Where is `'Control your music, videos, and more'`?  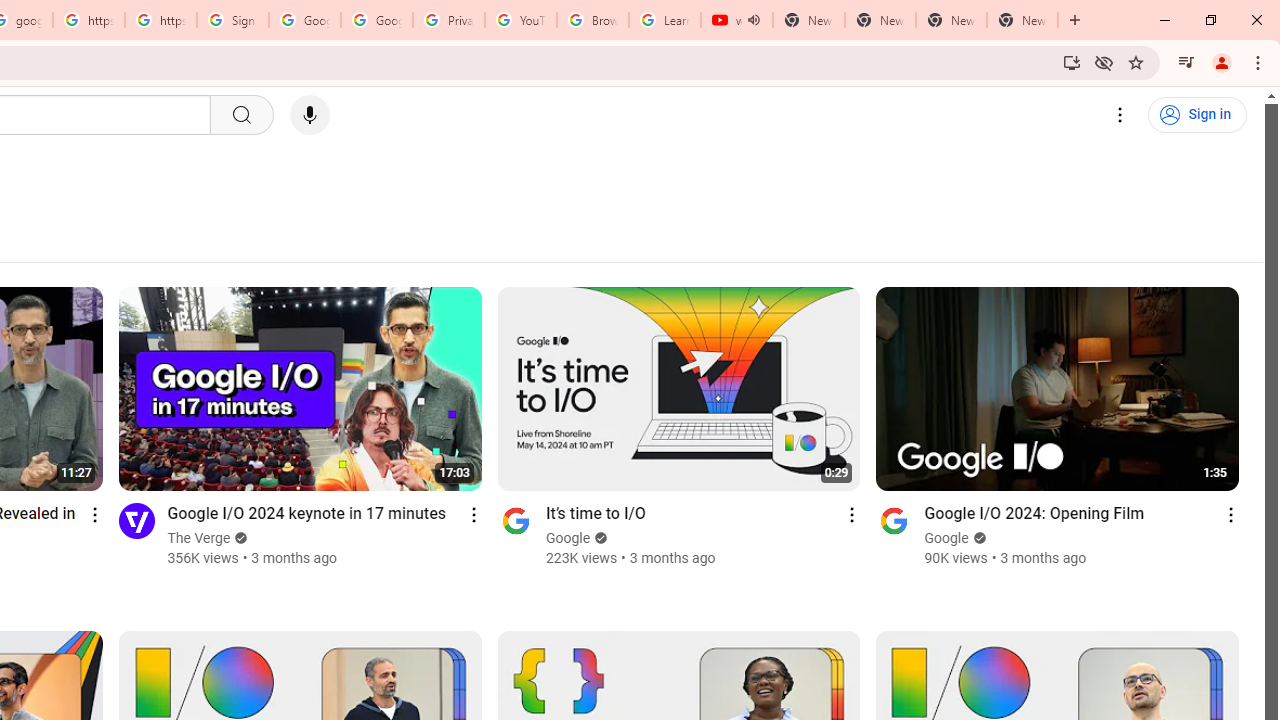 'Control your music, videos, and more' is located at coordinates (1185, 61).